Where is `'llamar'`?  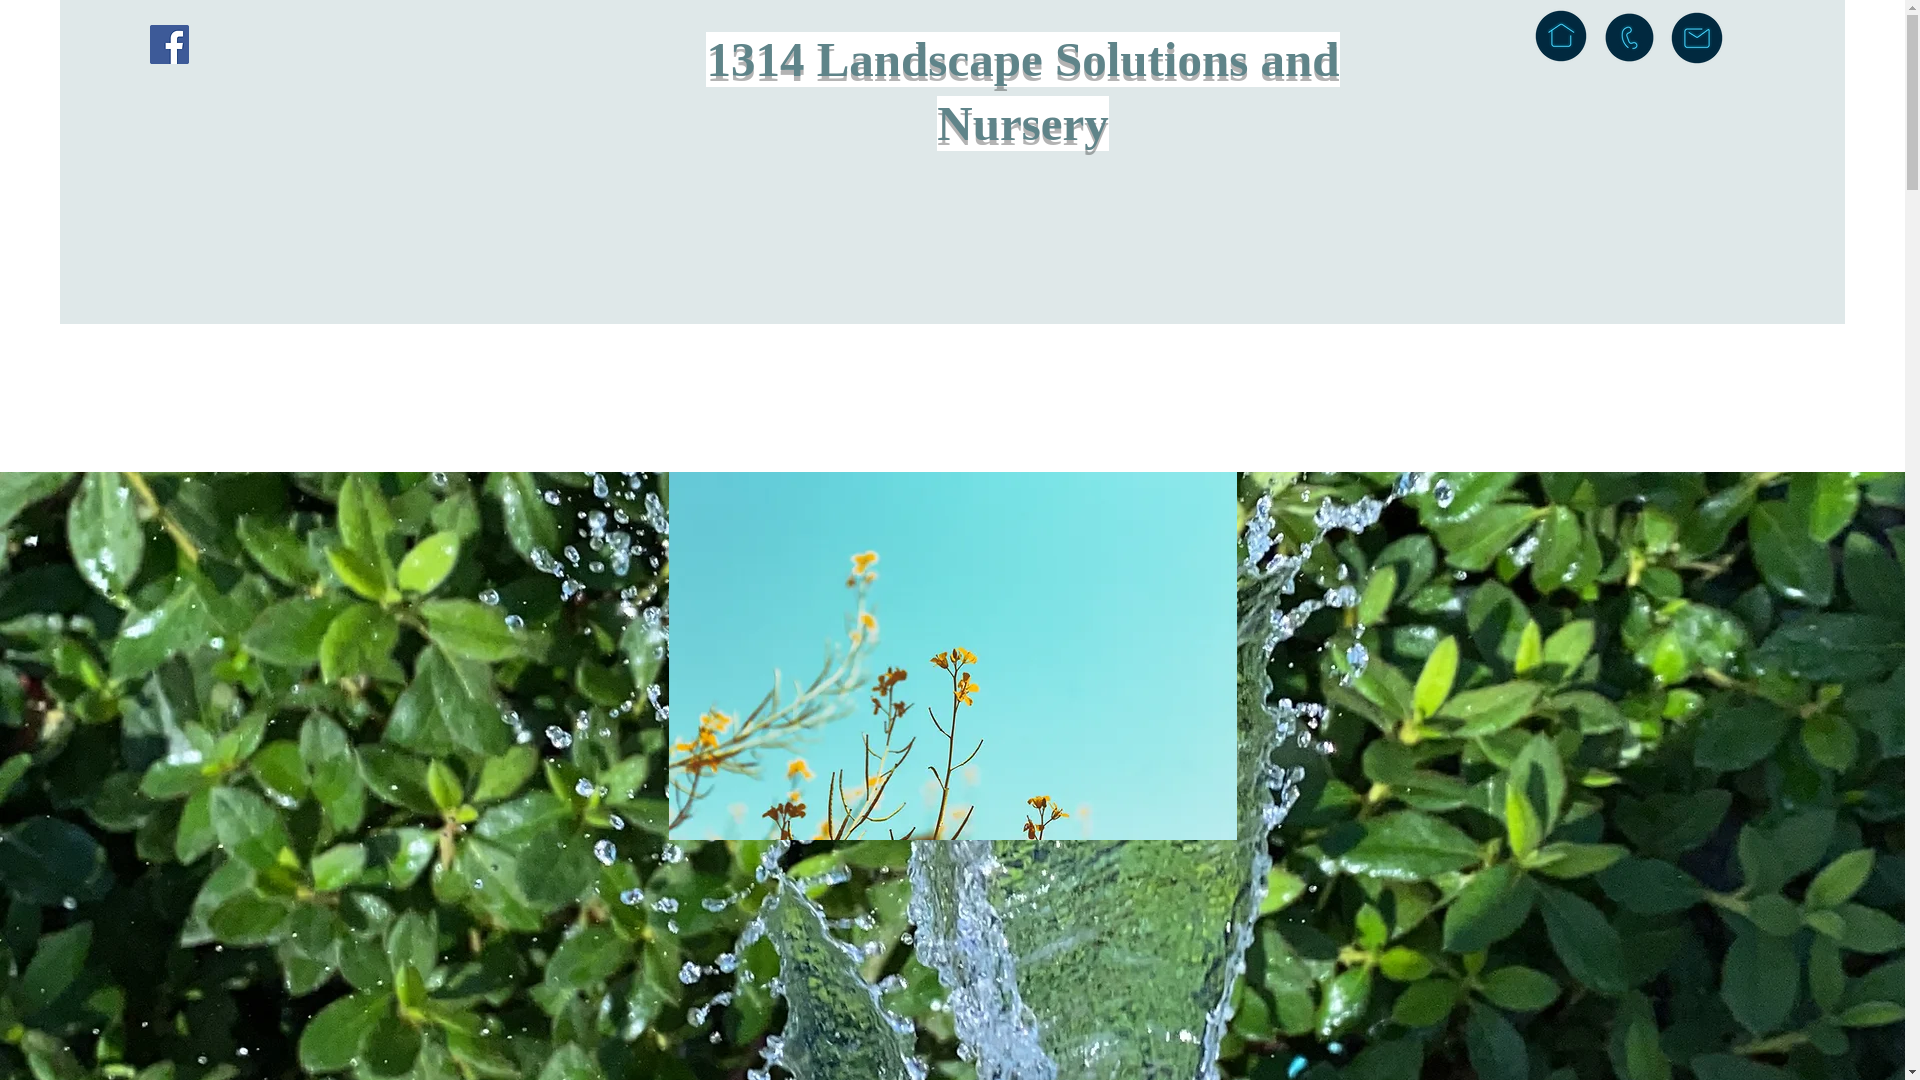 'llamar' is located at coordinates (1629, 37).